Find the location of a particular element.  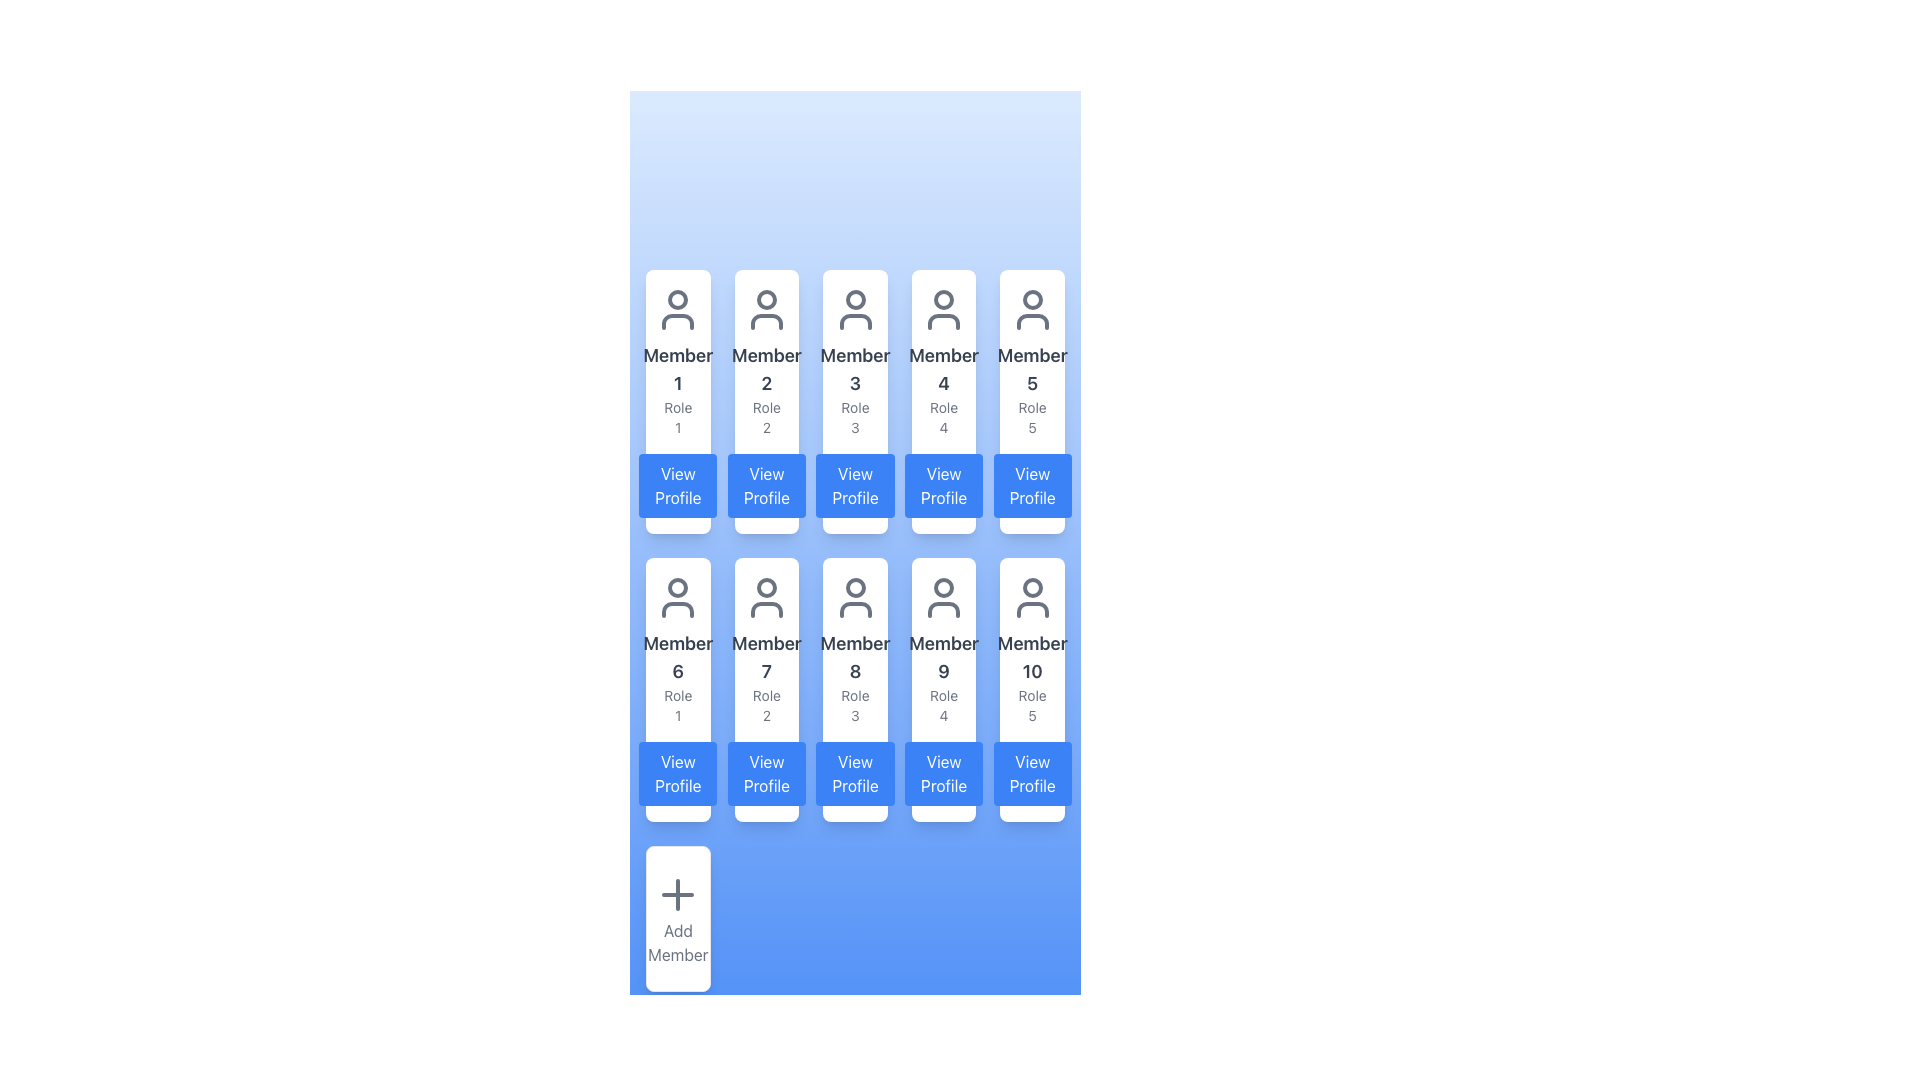

the text label displaying 'Role 2' in light gray font located within the profile card, positioned below 'Member 7' and above the 'View Profile' button is located at coordinates (765, 704).